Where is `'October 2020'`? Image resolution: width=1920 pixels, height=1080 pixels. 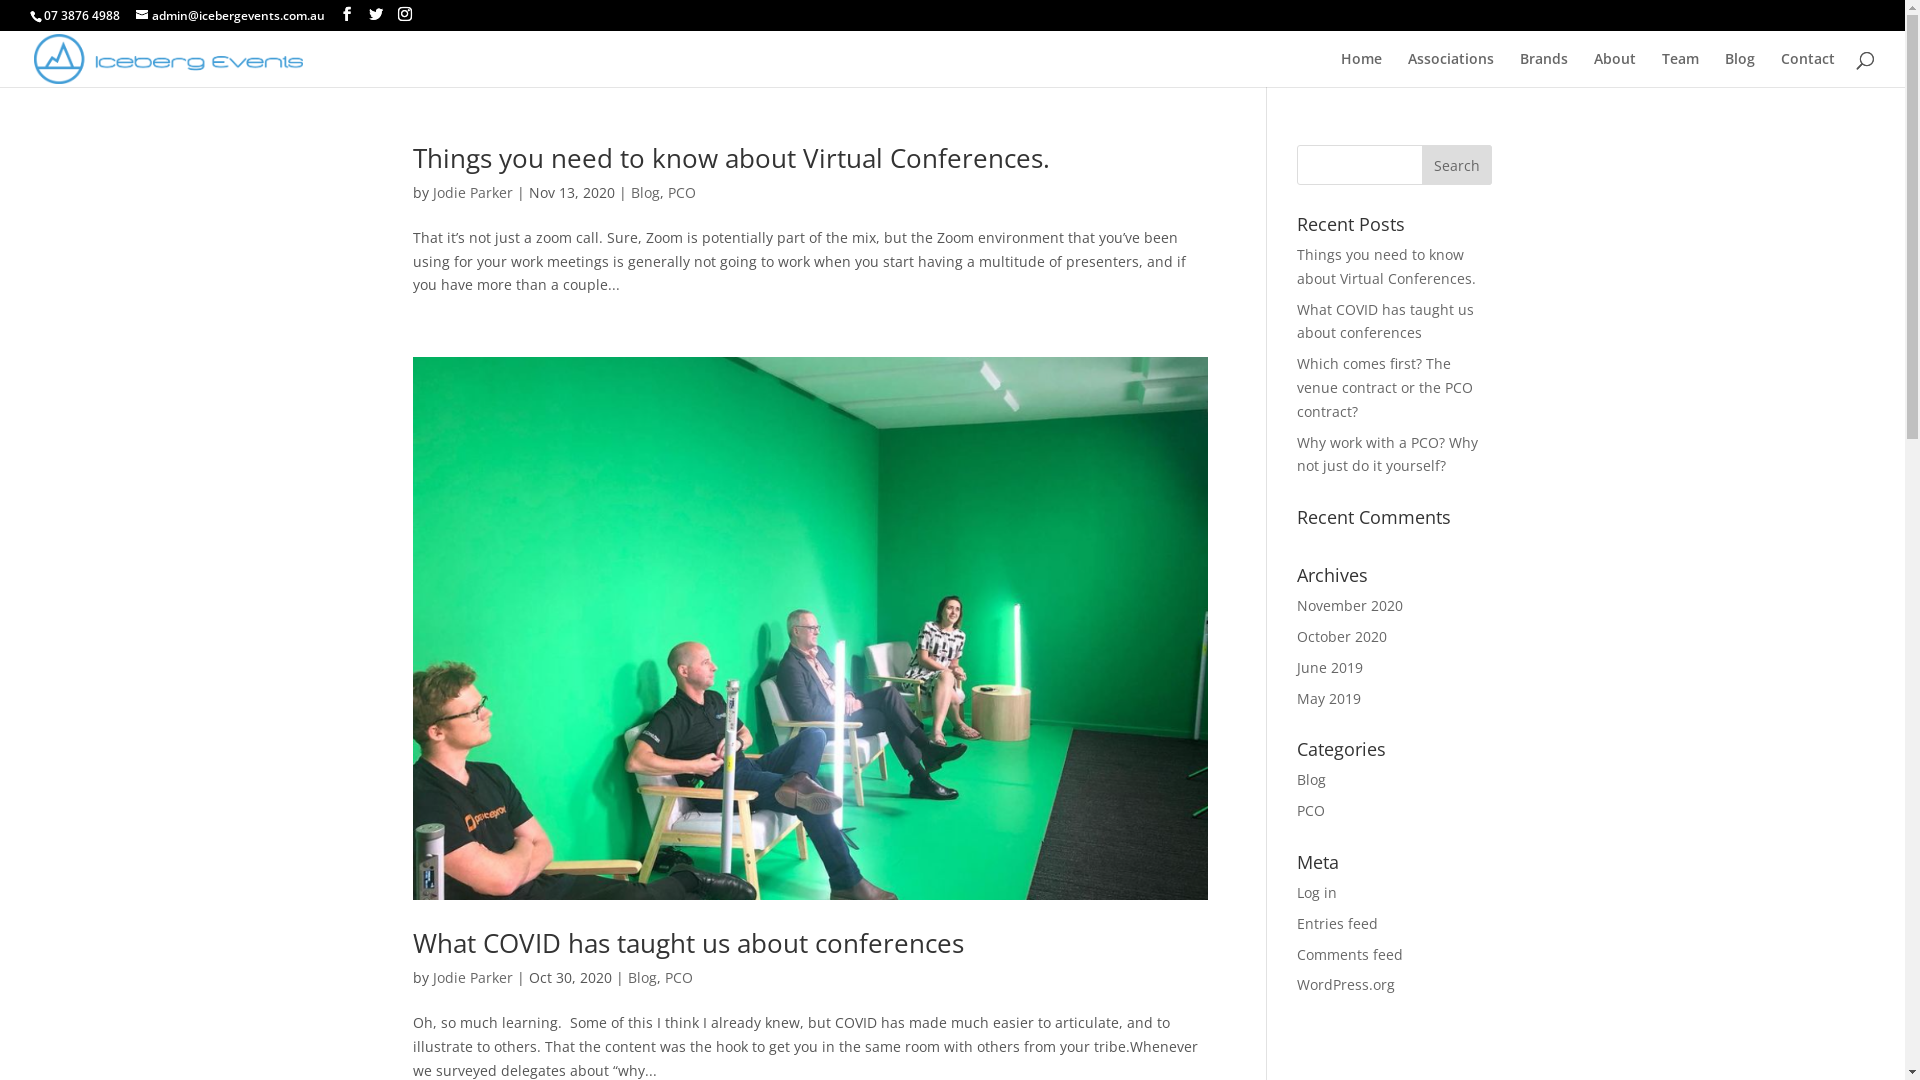
'October 2020' is located at coordinates (1342, 636).